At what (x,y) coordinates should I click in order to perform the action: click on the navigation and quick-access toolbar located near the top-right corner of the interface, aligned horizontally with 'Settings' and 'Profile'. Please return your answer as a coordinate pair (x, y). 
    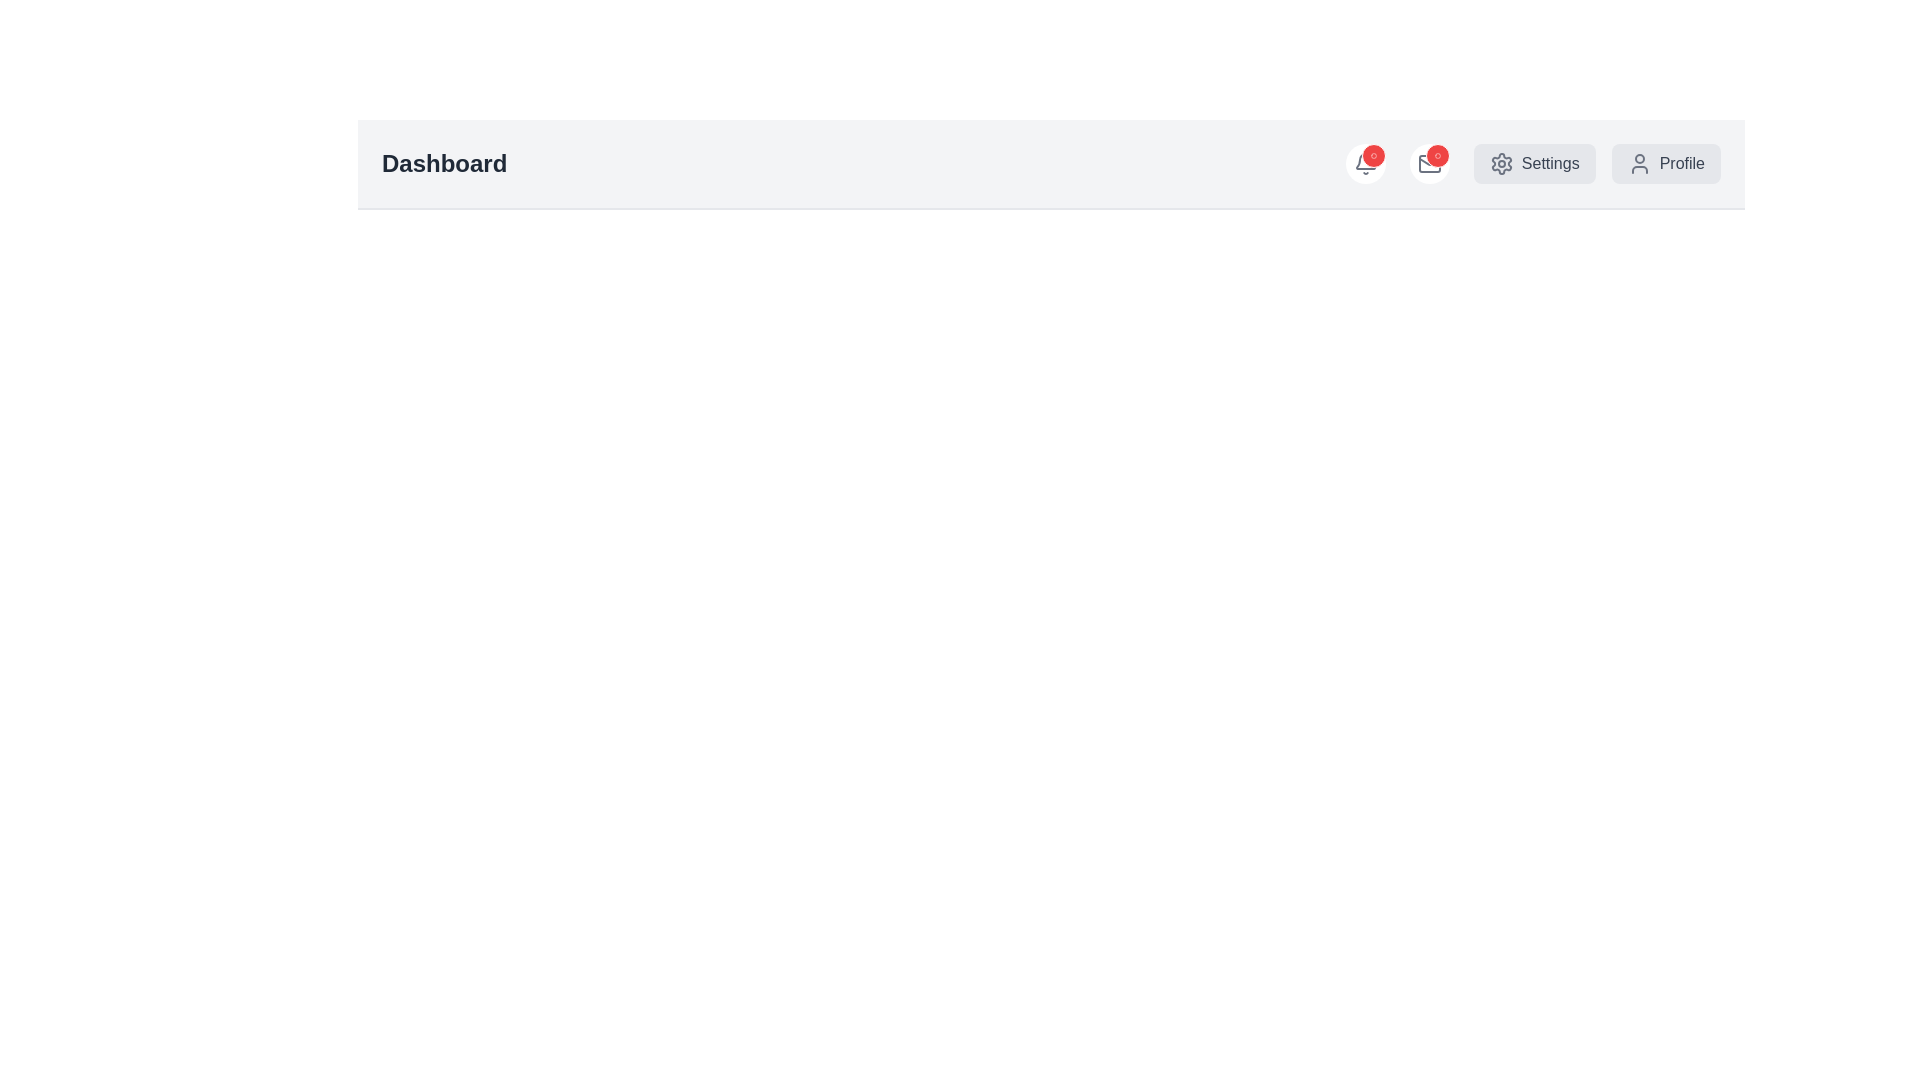
    Looking at the image, I should click on (1532, 163).